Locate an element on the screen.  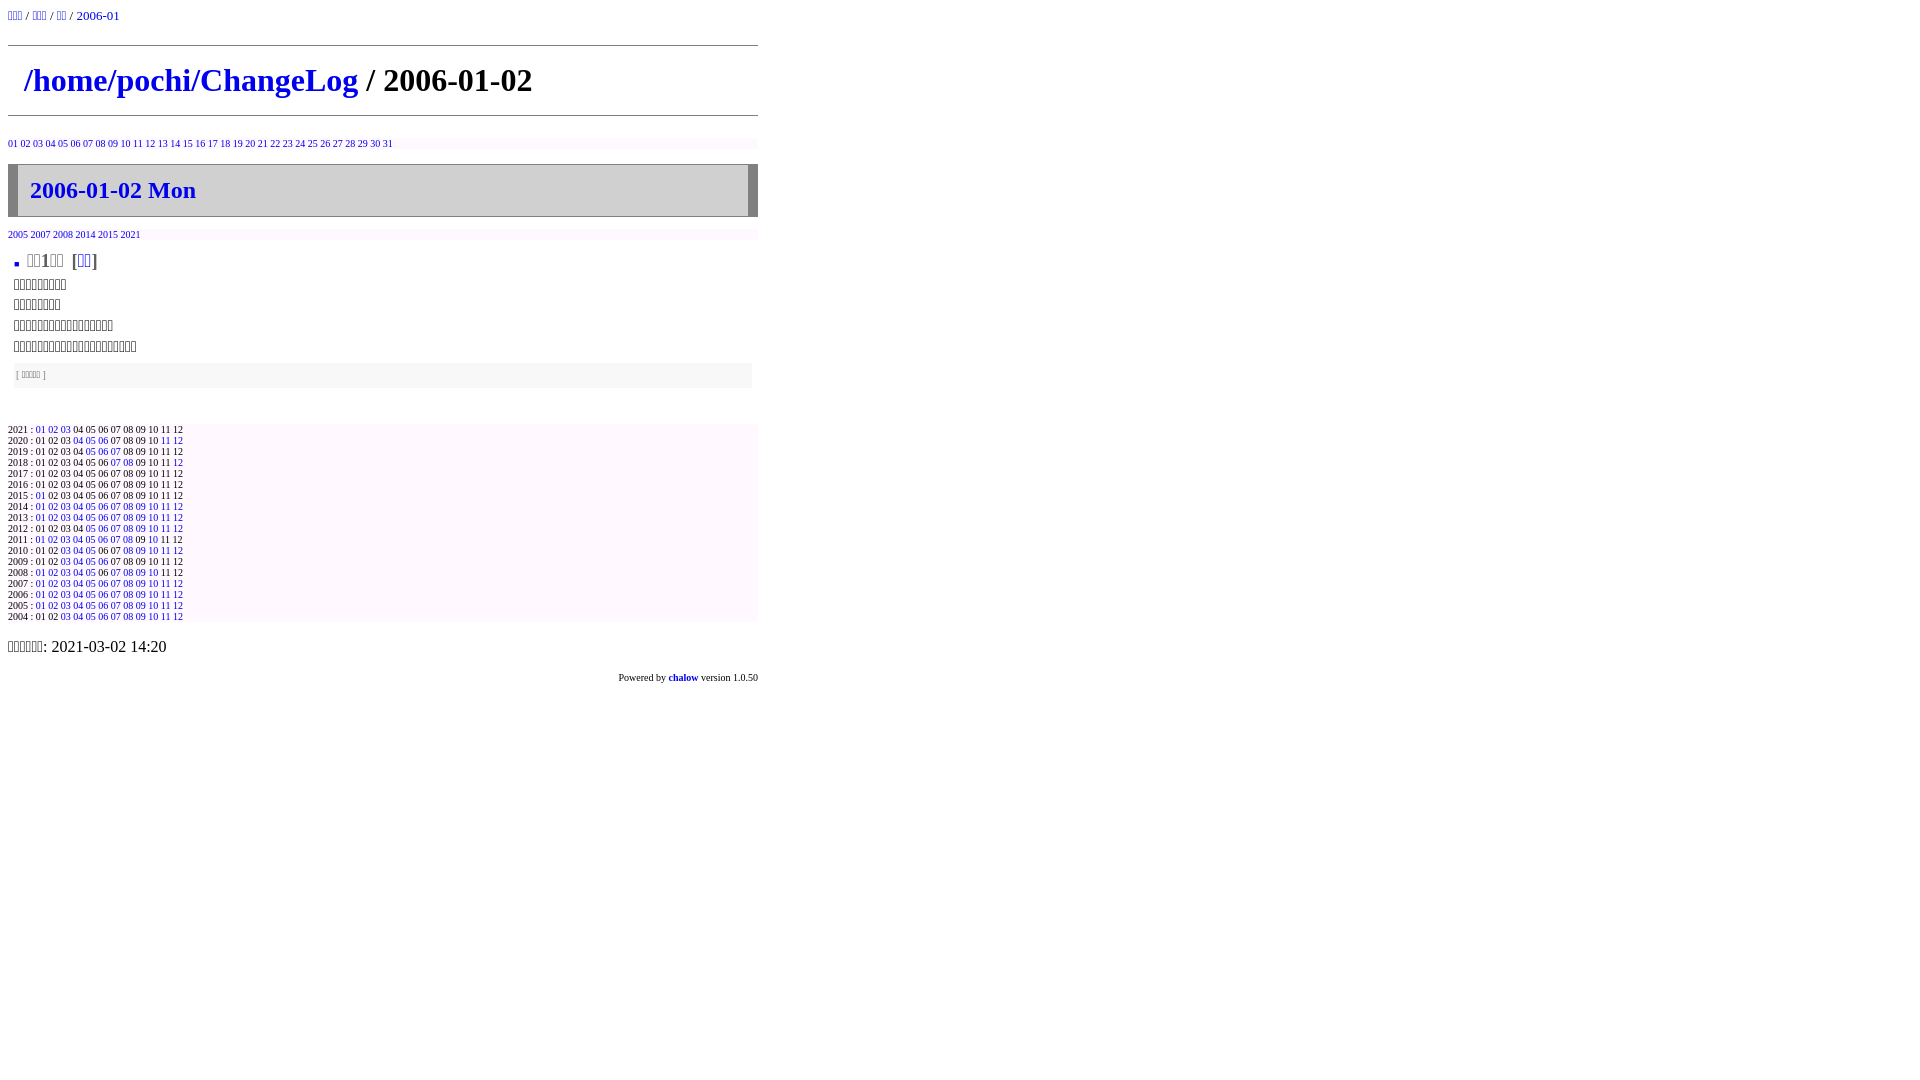
'12' is located at coordinates (177, 583).